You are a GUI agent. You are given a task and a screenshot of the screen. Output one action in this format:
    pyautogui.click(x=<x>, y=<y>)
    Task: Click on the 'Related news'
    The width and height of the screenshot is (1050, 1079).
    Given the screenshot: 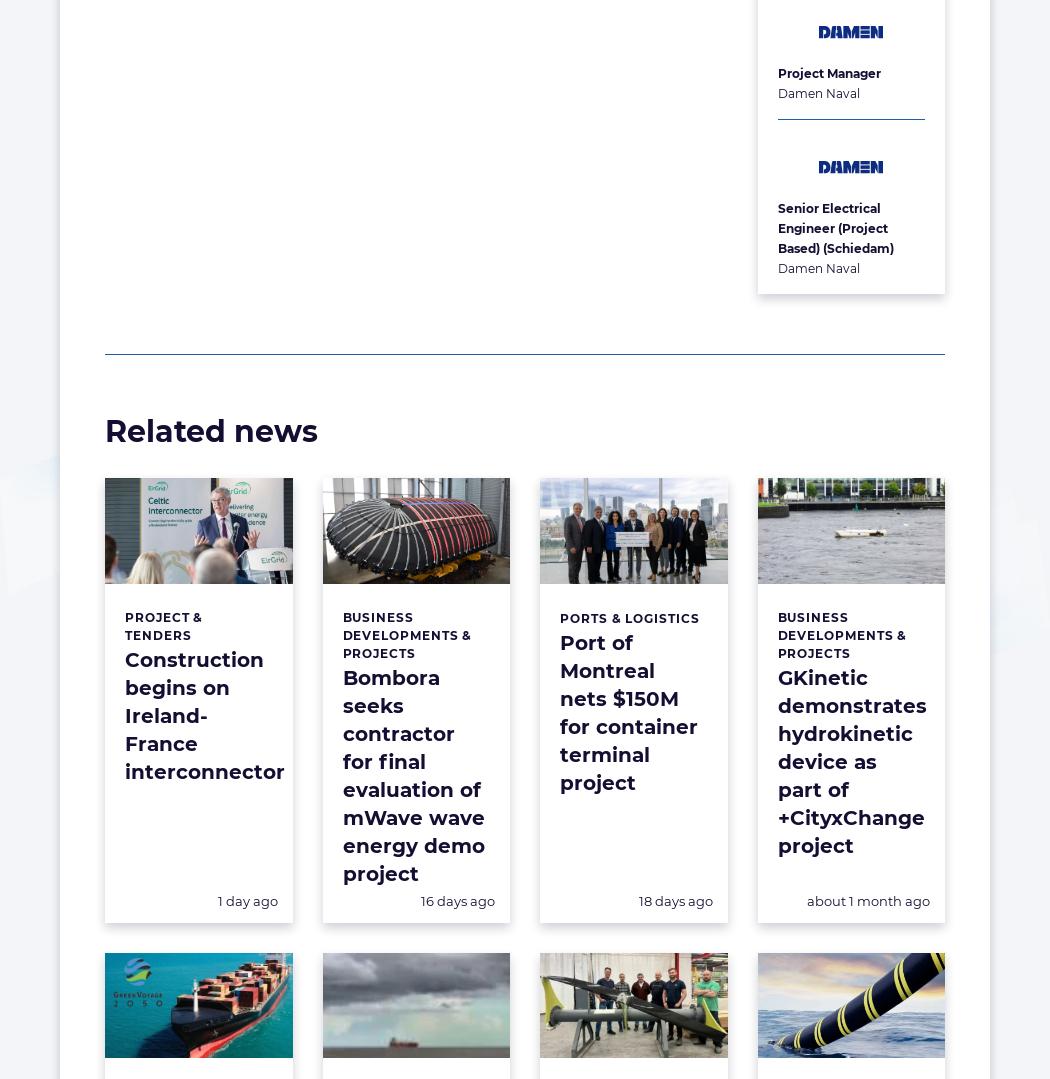 What is the action you would take?
    pyautogui.click(x=210, y=430)
    